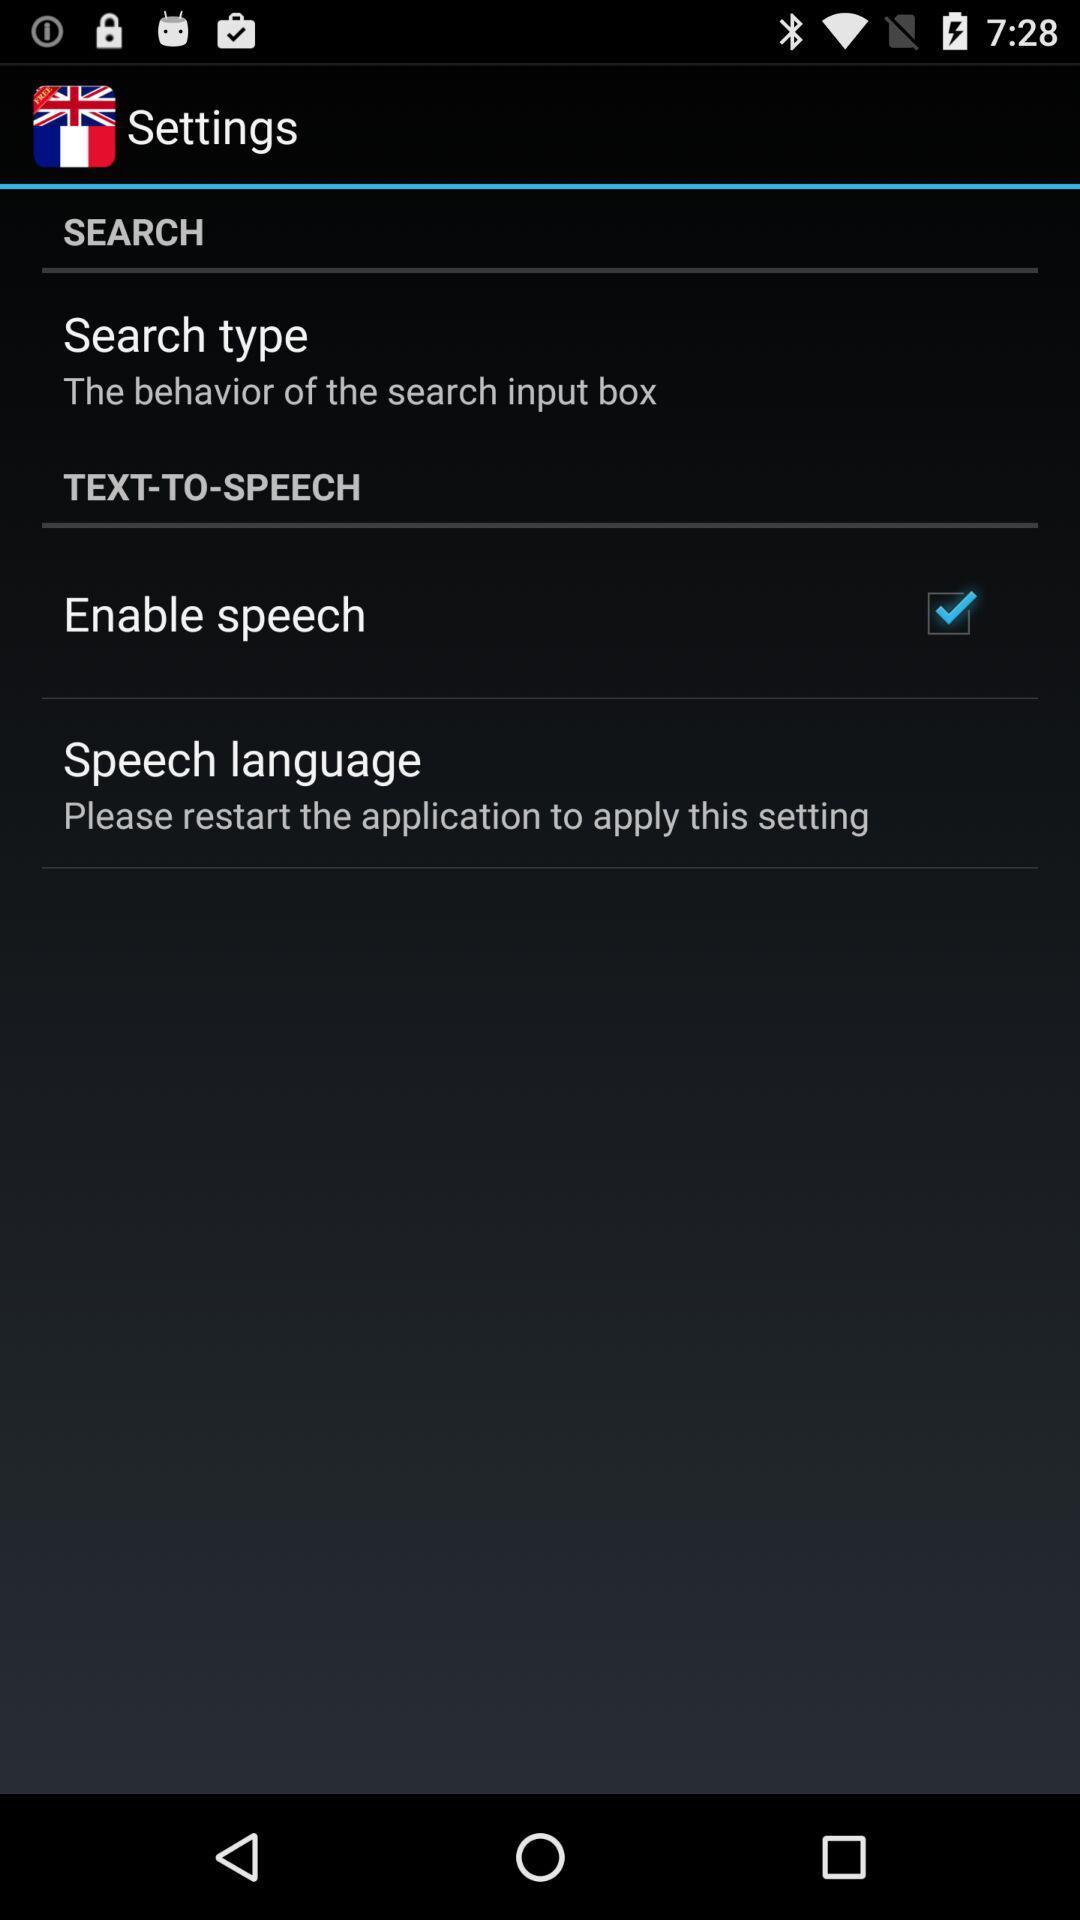  What do you see at coordinates (947, 612) in the screenshot?
I see `app to the right of the enable speech app` at bounding box center [947, 612].